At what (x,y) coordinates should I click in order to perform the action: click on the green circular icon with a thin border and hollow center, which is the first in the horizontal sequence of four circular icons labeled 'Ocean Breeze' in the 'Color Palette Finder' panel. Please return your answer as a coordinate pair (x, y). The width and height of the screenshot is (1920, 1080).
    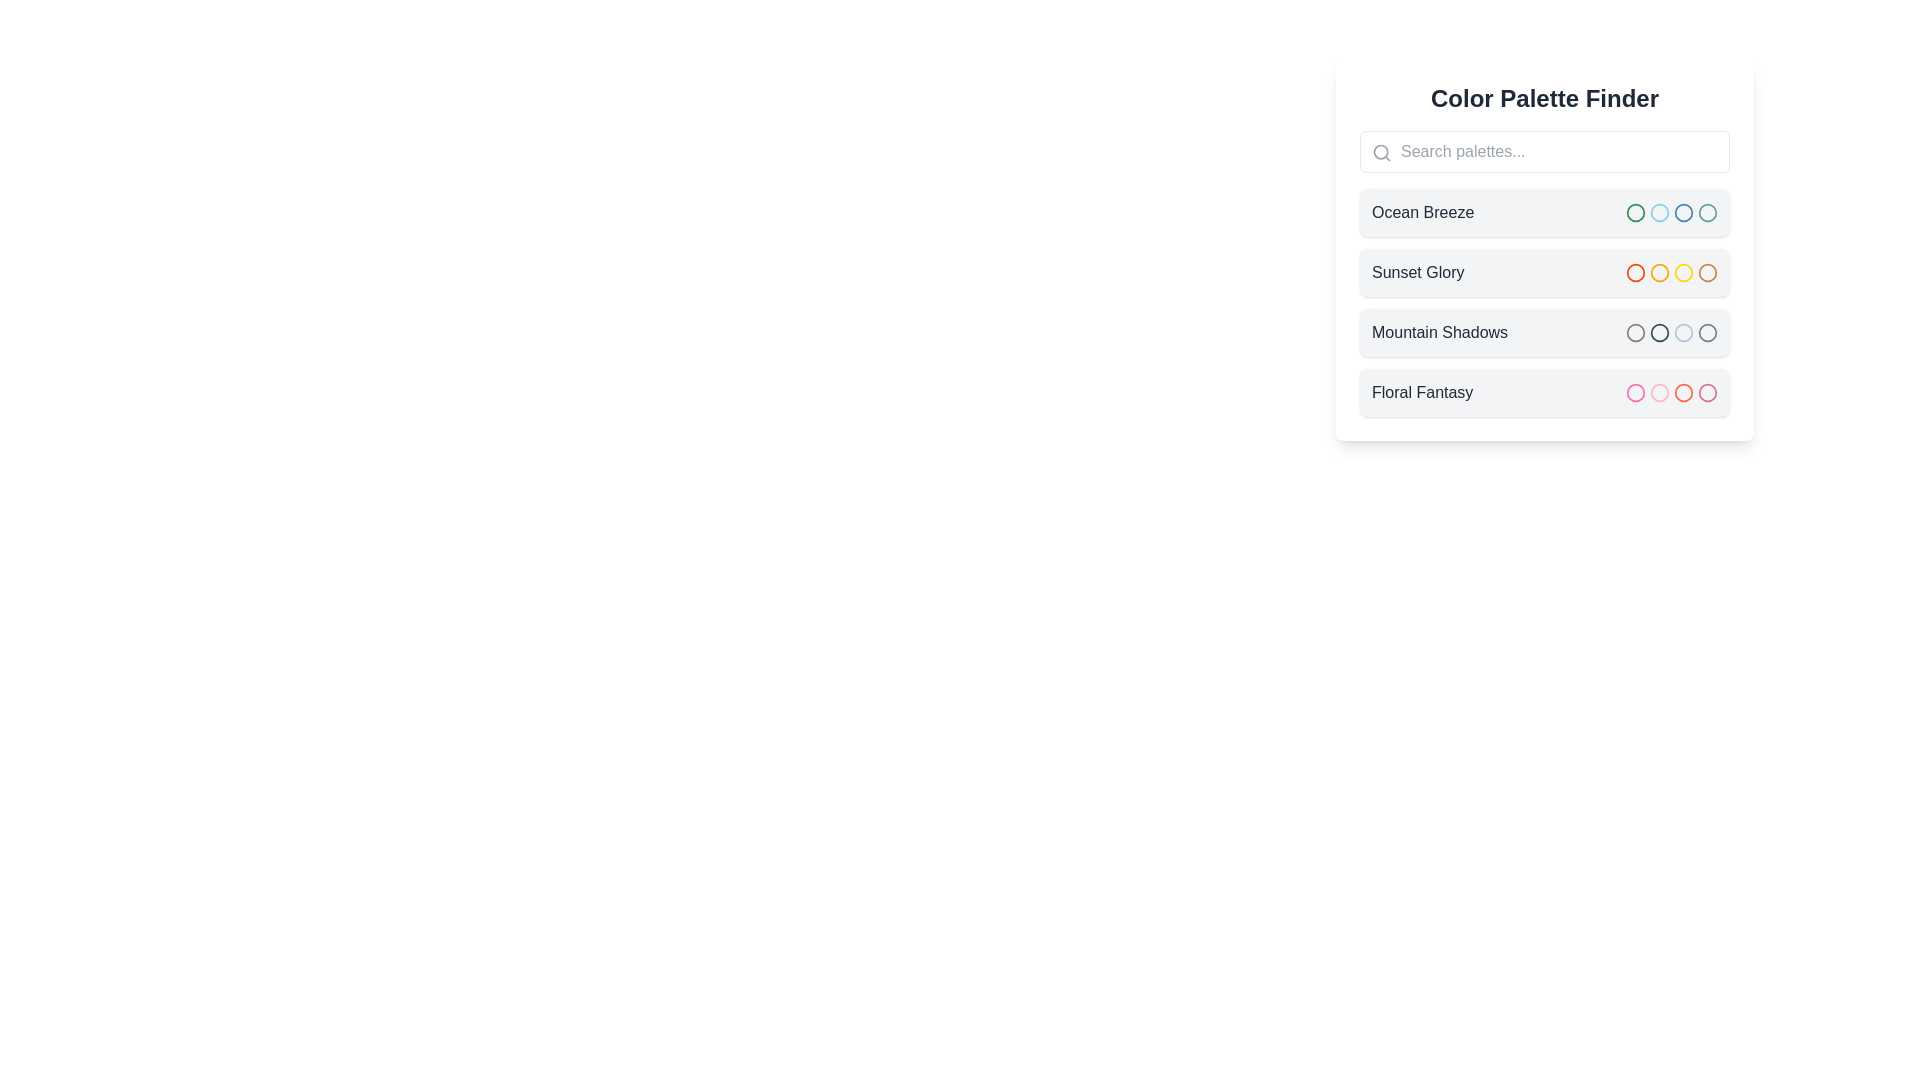
    Looking at the image, I should click on (1636, 212).